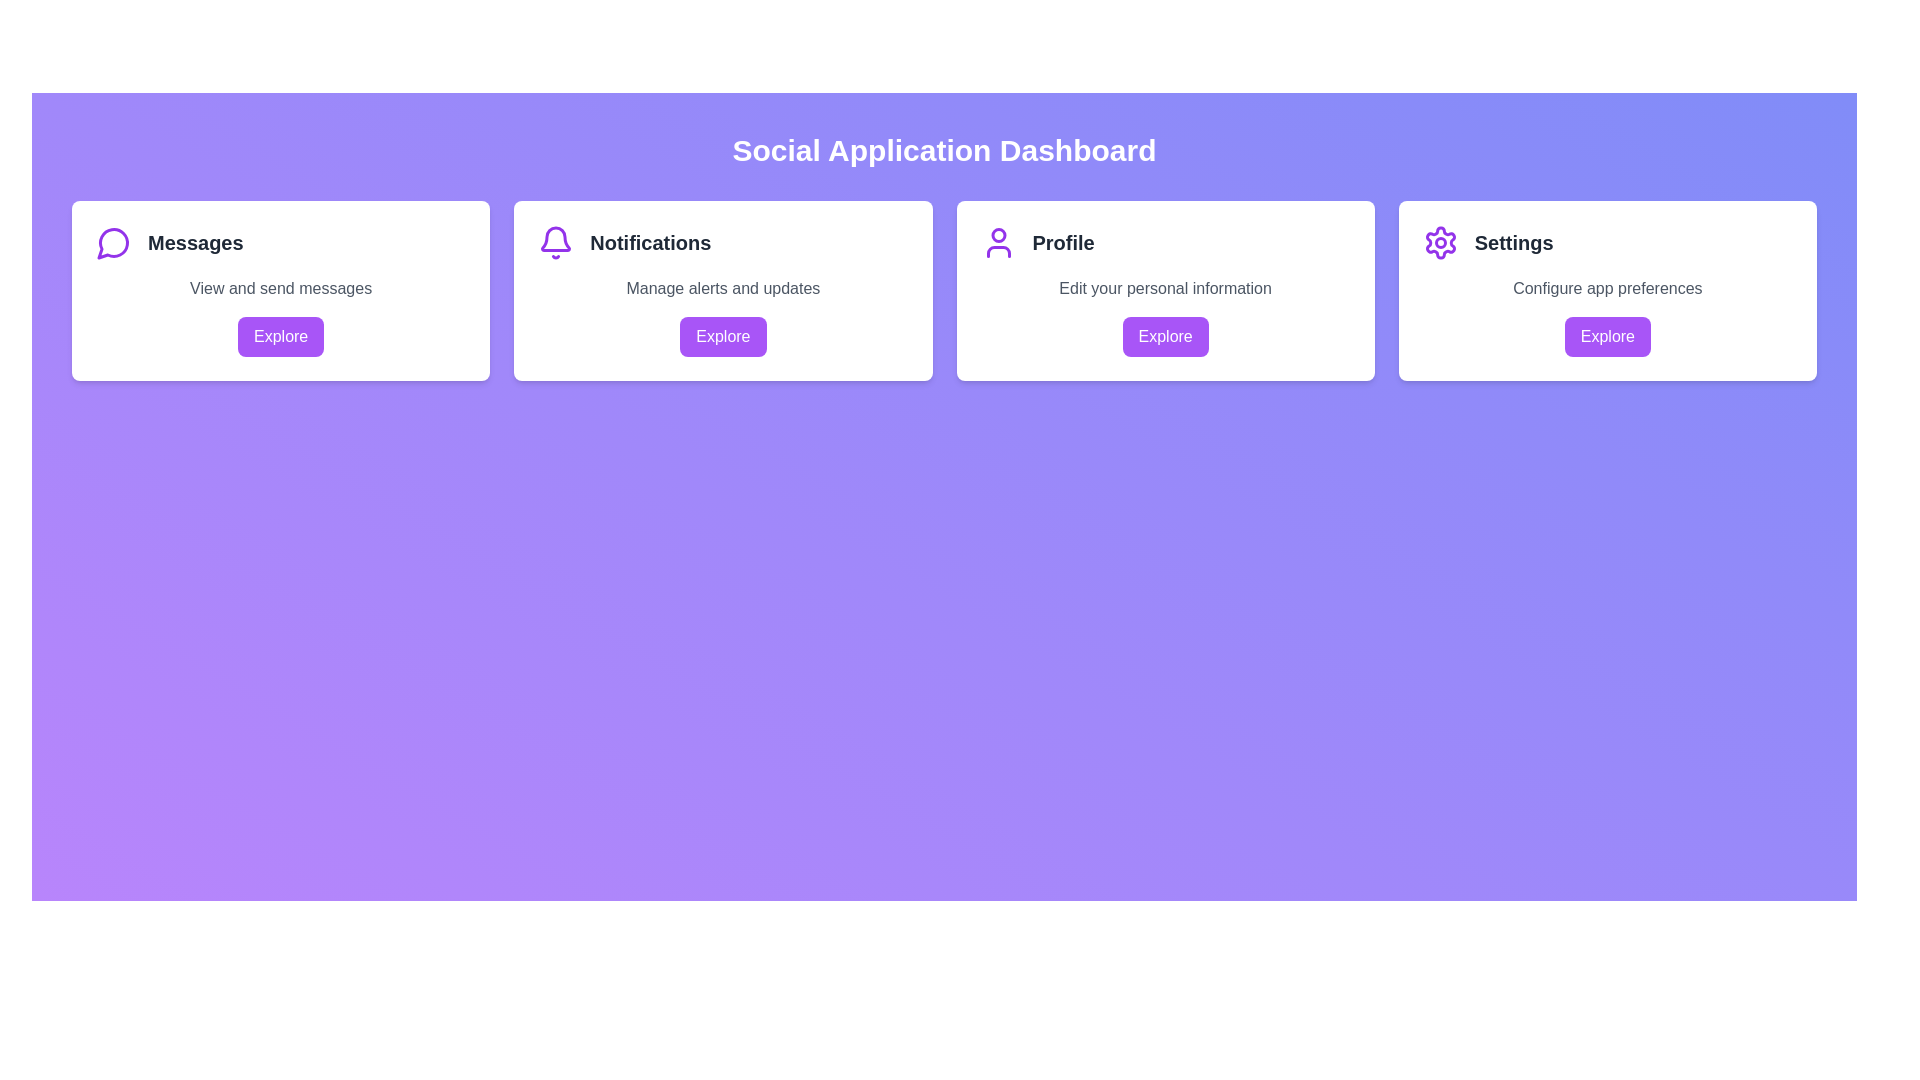  I want to click on the purple cogwheel icon located inside the 'Settings' card, which is the fourth card in a row of cards on the interface, so click(1440, 242).